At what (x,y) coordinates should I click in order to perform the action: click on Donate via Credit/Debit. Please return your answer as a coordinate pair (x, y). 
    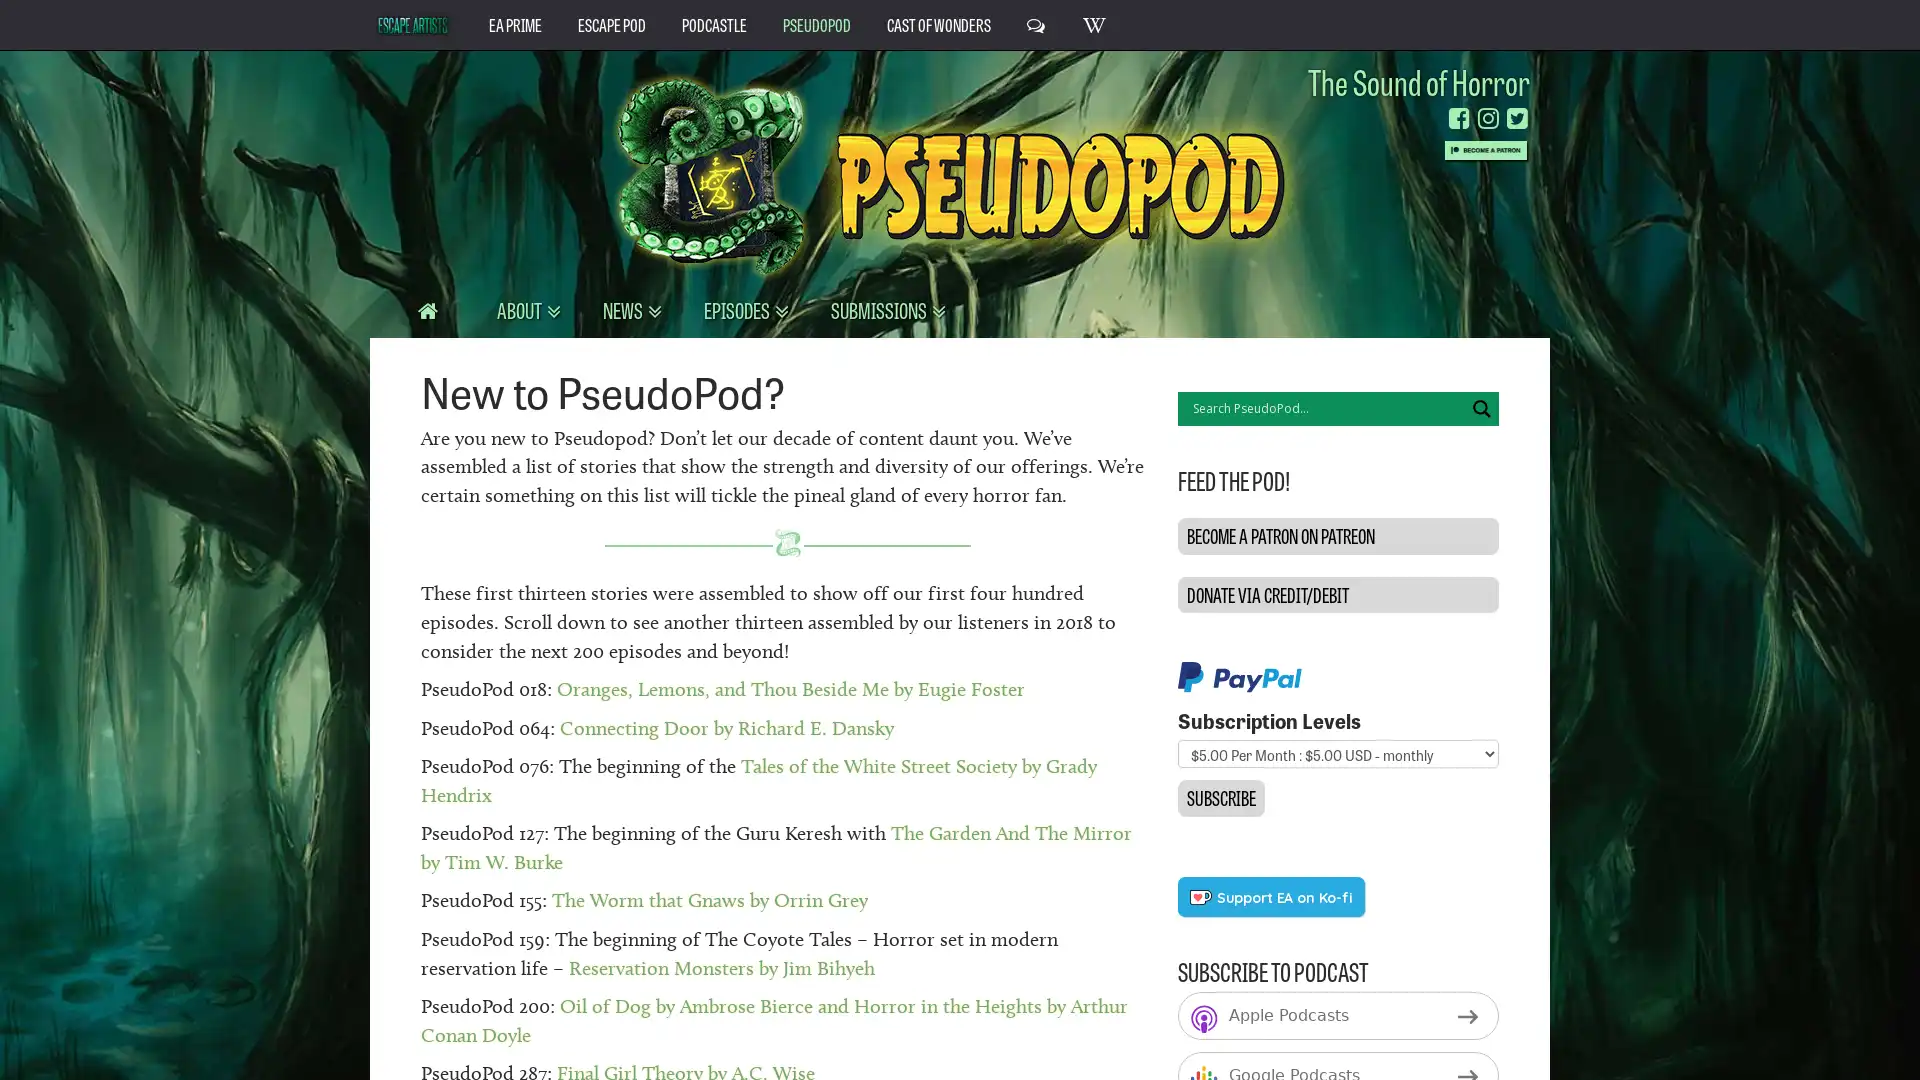
    Looking at the image, I should click on (1337, 593).